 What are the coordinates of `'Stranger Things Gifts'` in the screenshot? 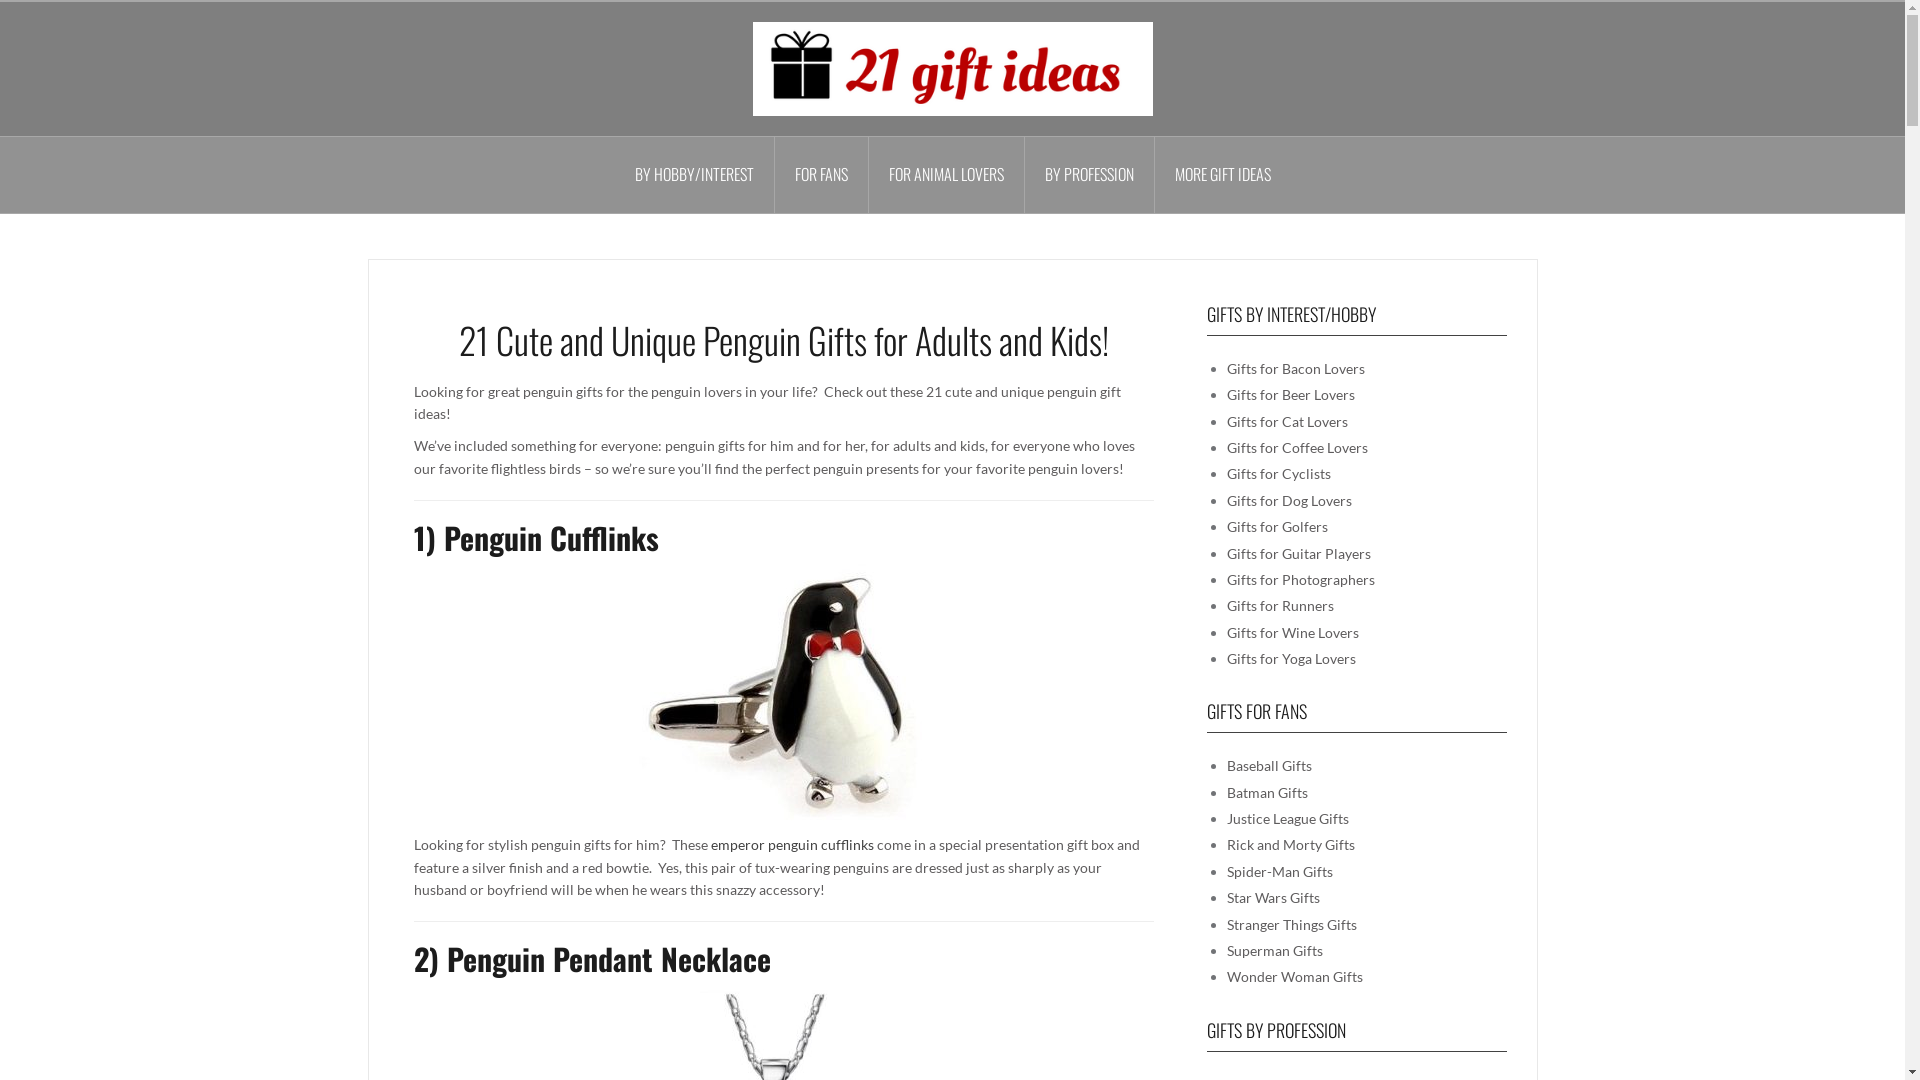 It's located at (1291, 924).